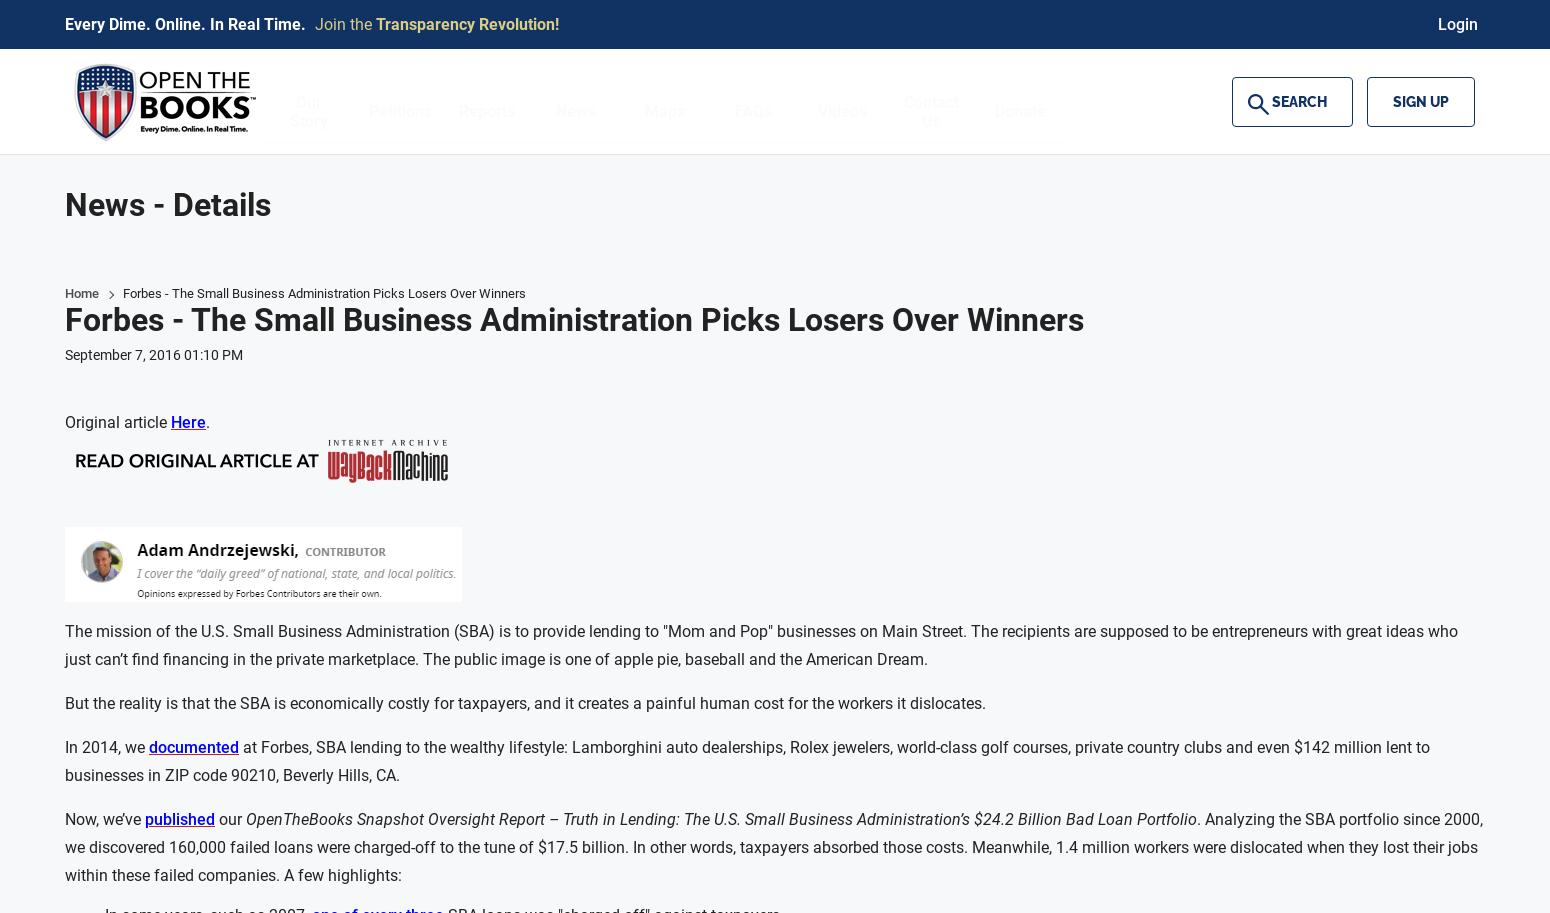 The width and height of the screenshot is (1550, 913). I want to click on 'Sign Up', so click(1420, 101).